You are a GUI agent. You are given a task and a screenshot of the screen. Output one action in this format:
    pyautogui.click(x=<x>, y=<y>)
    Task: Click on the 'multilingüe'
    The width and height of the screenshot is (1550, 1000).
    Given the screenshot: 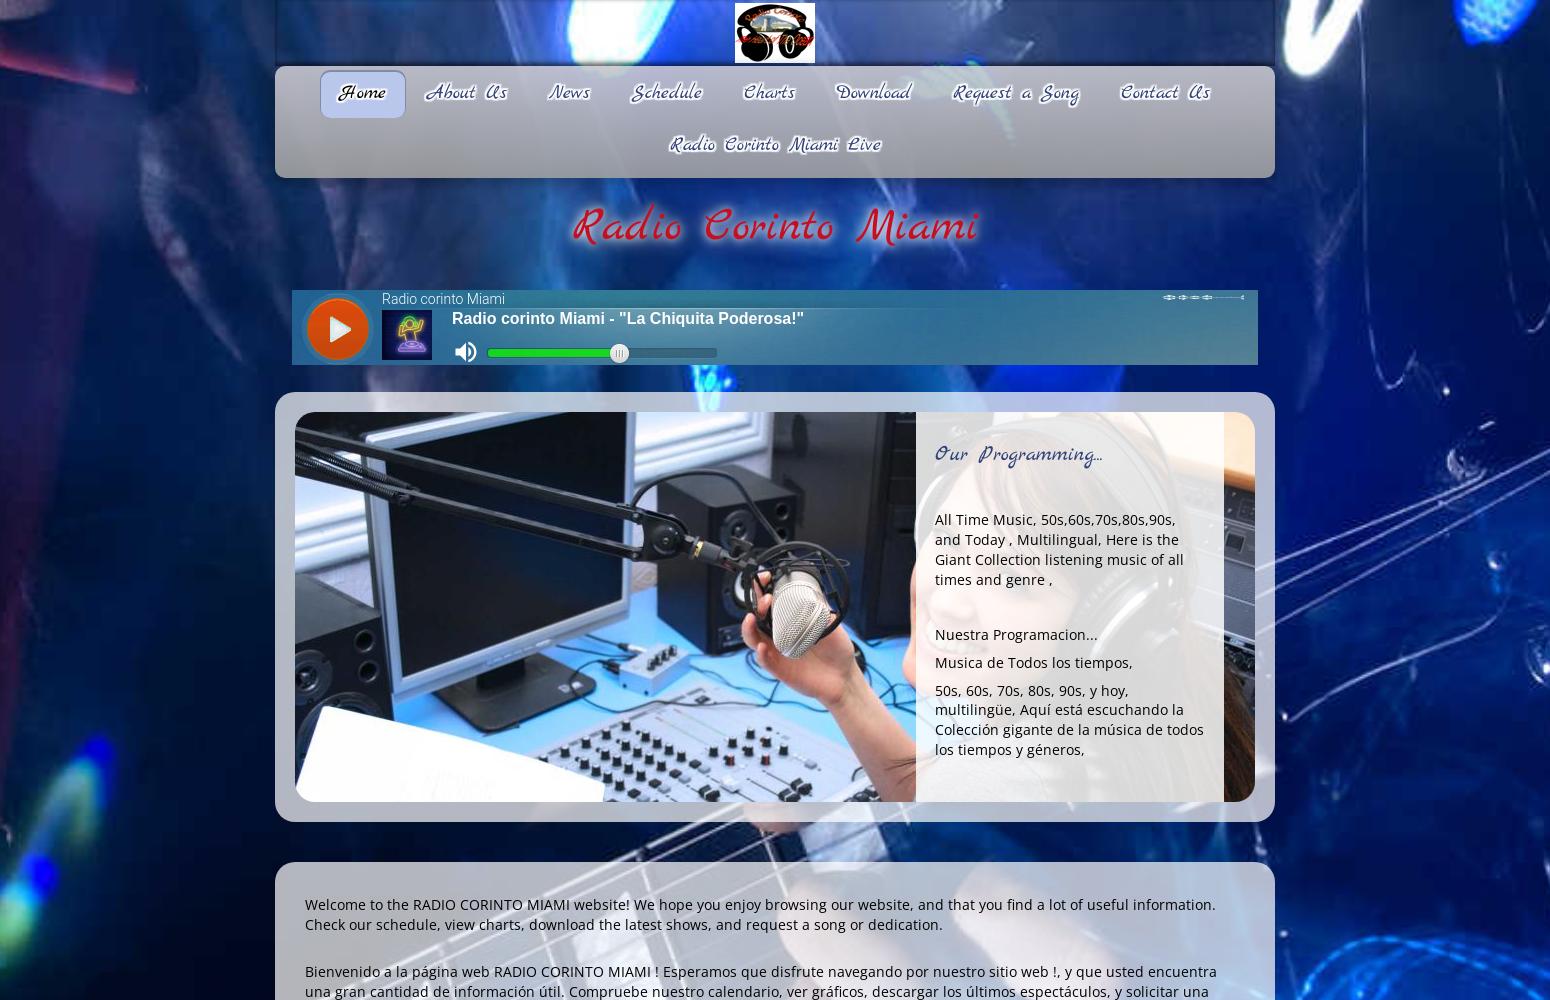 What is the action you would take?
    pyautogui.click(x=972, y=708)
    